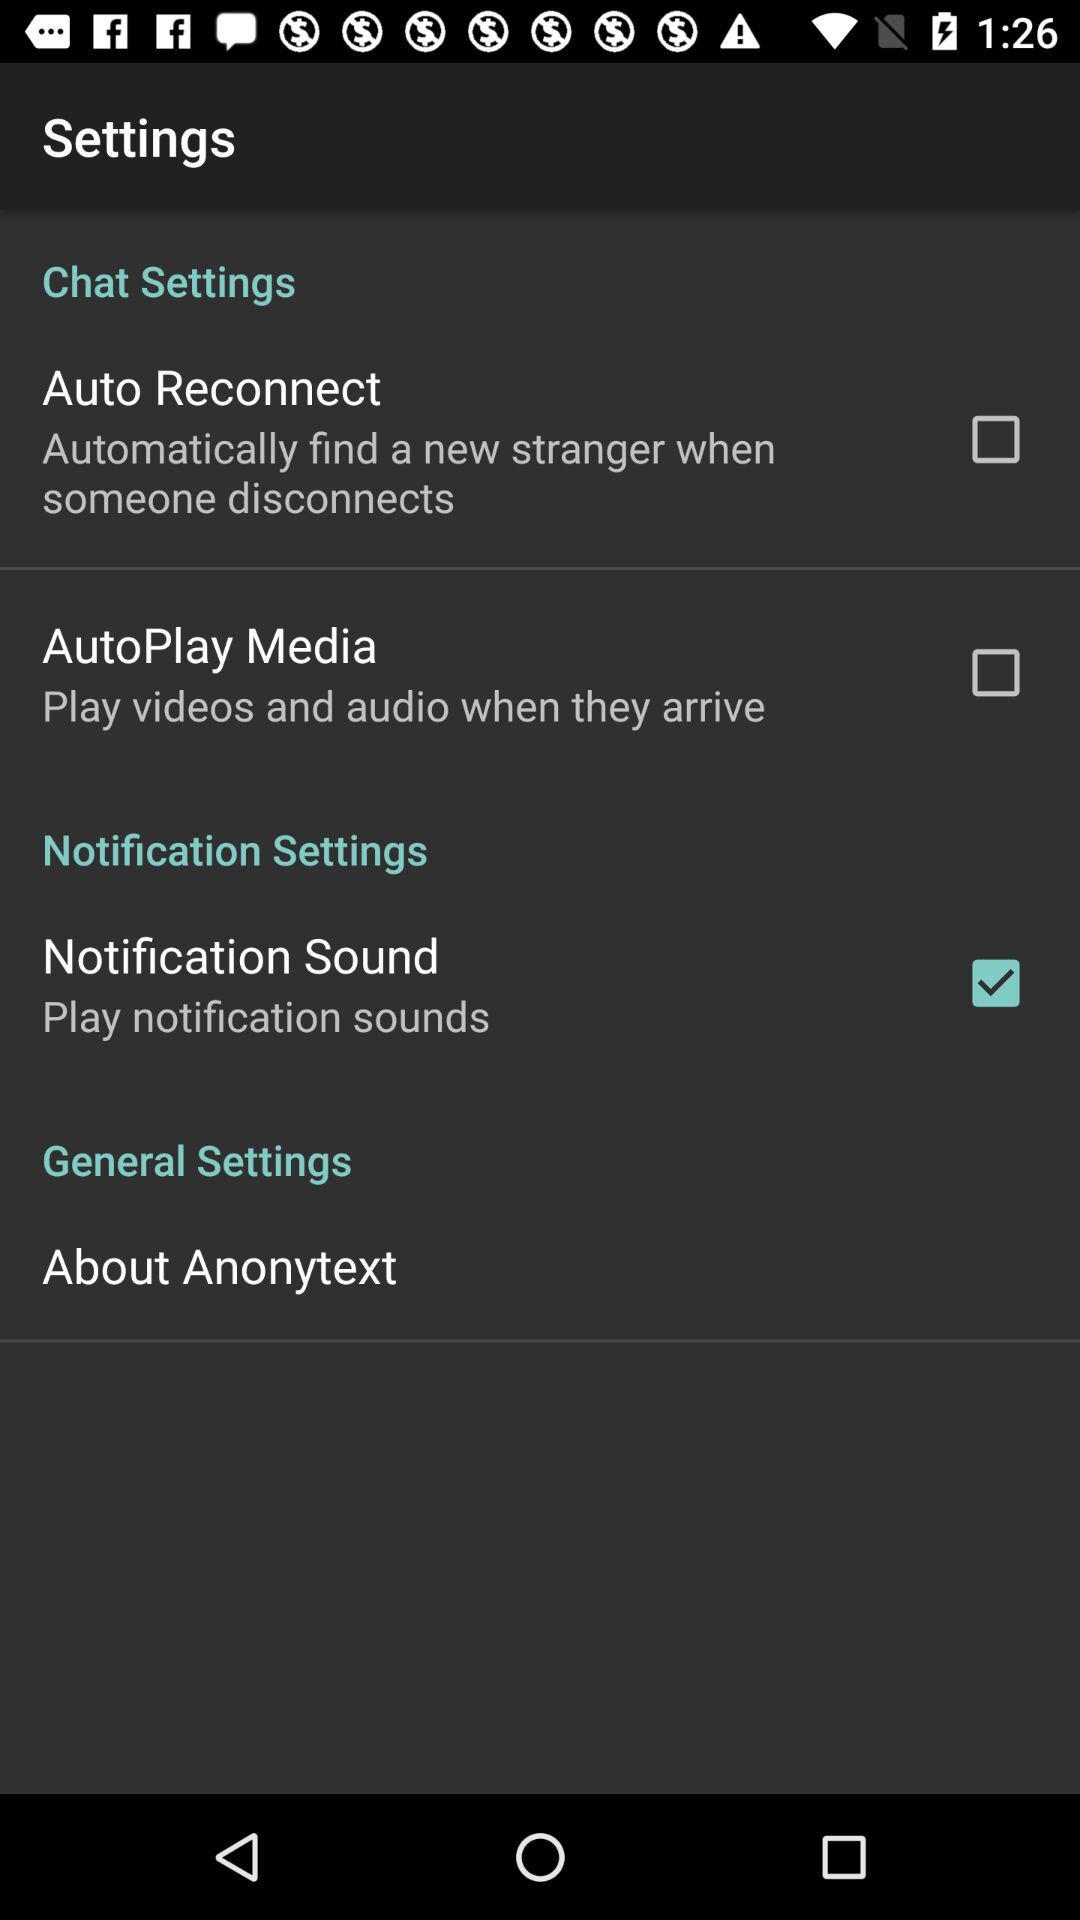 The height and width of the screenshot is (1920, 1080). What do you see at coordinates (477, 470) in the screenshot?
I see `automatically find a icon` at bounding box center [477, 470].